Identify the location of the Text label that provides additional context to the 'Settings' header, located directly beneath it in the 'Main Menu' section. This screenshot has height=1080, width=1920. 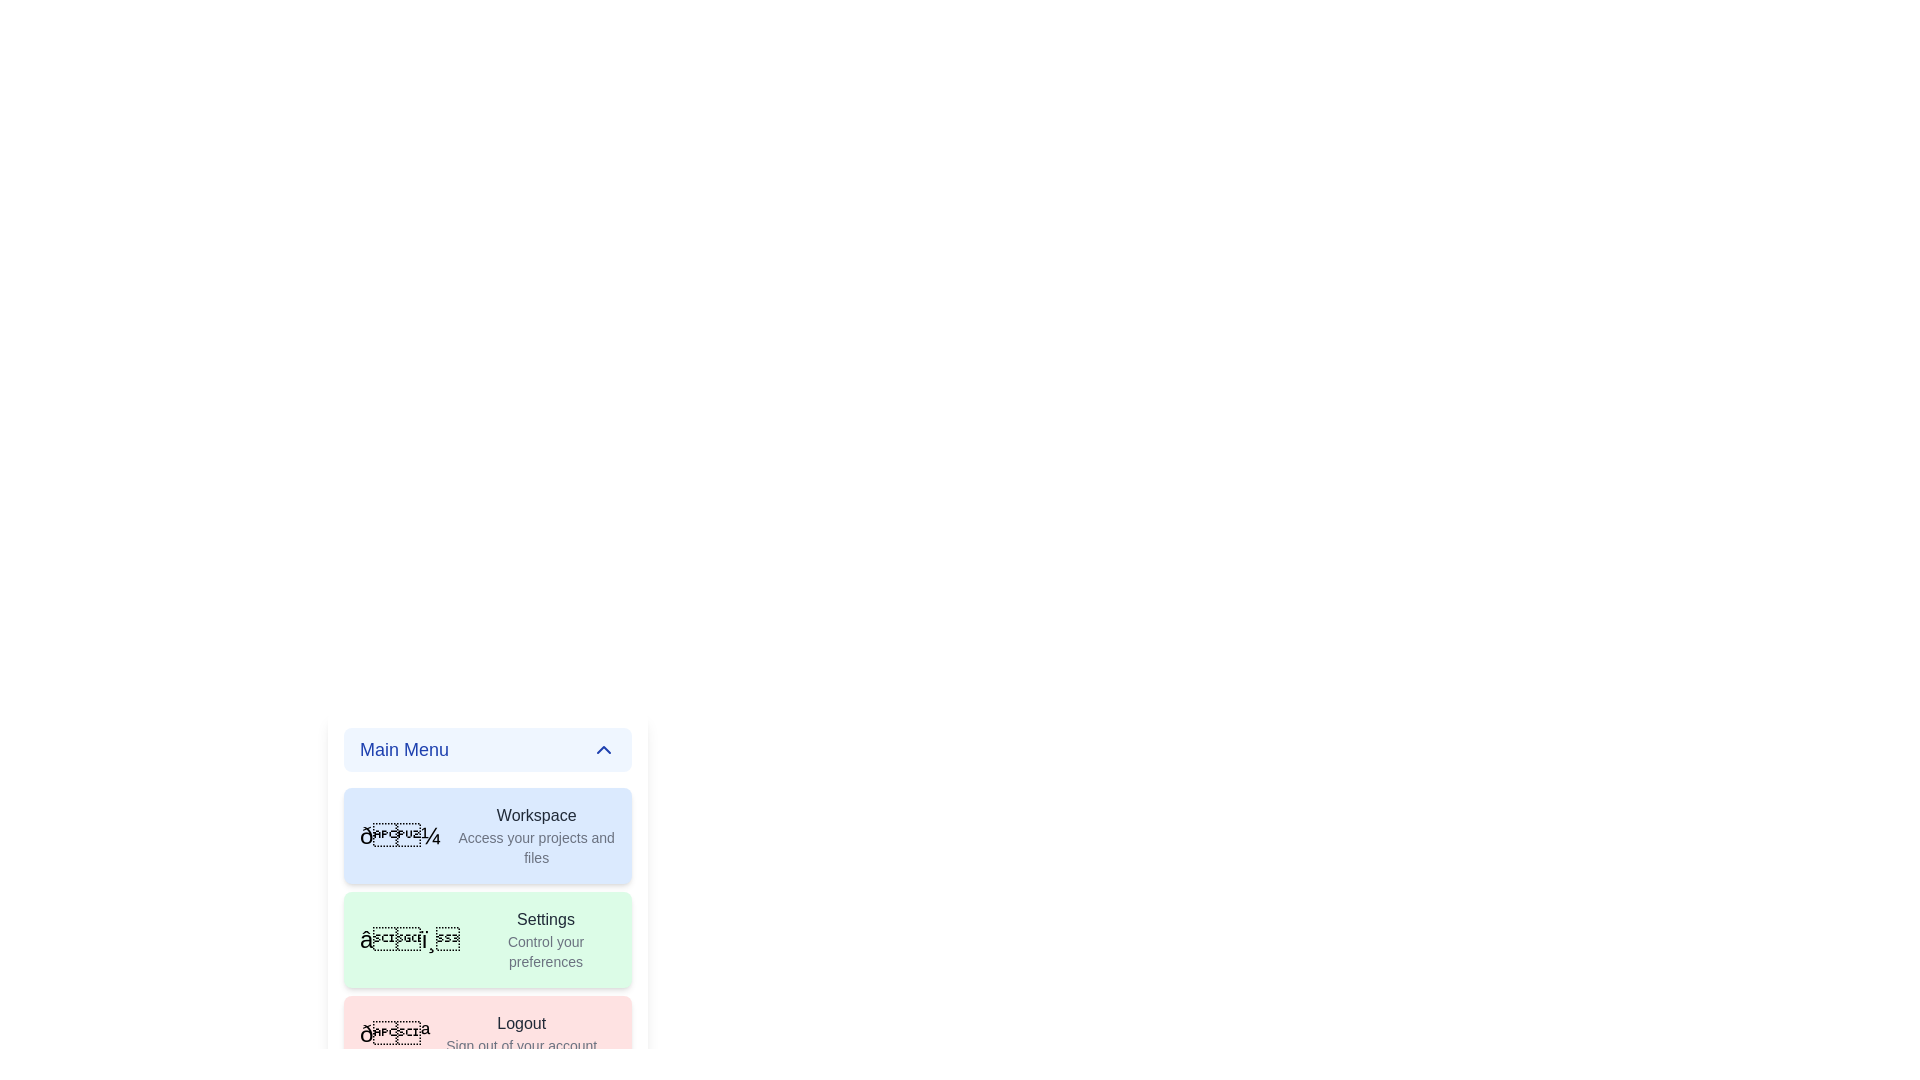
(546, 951).